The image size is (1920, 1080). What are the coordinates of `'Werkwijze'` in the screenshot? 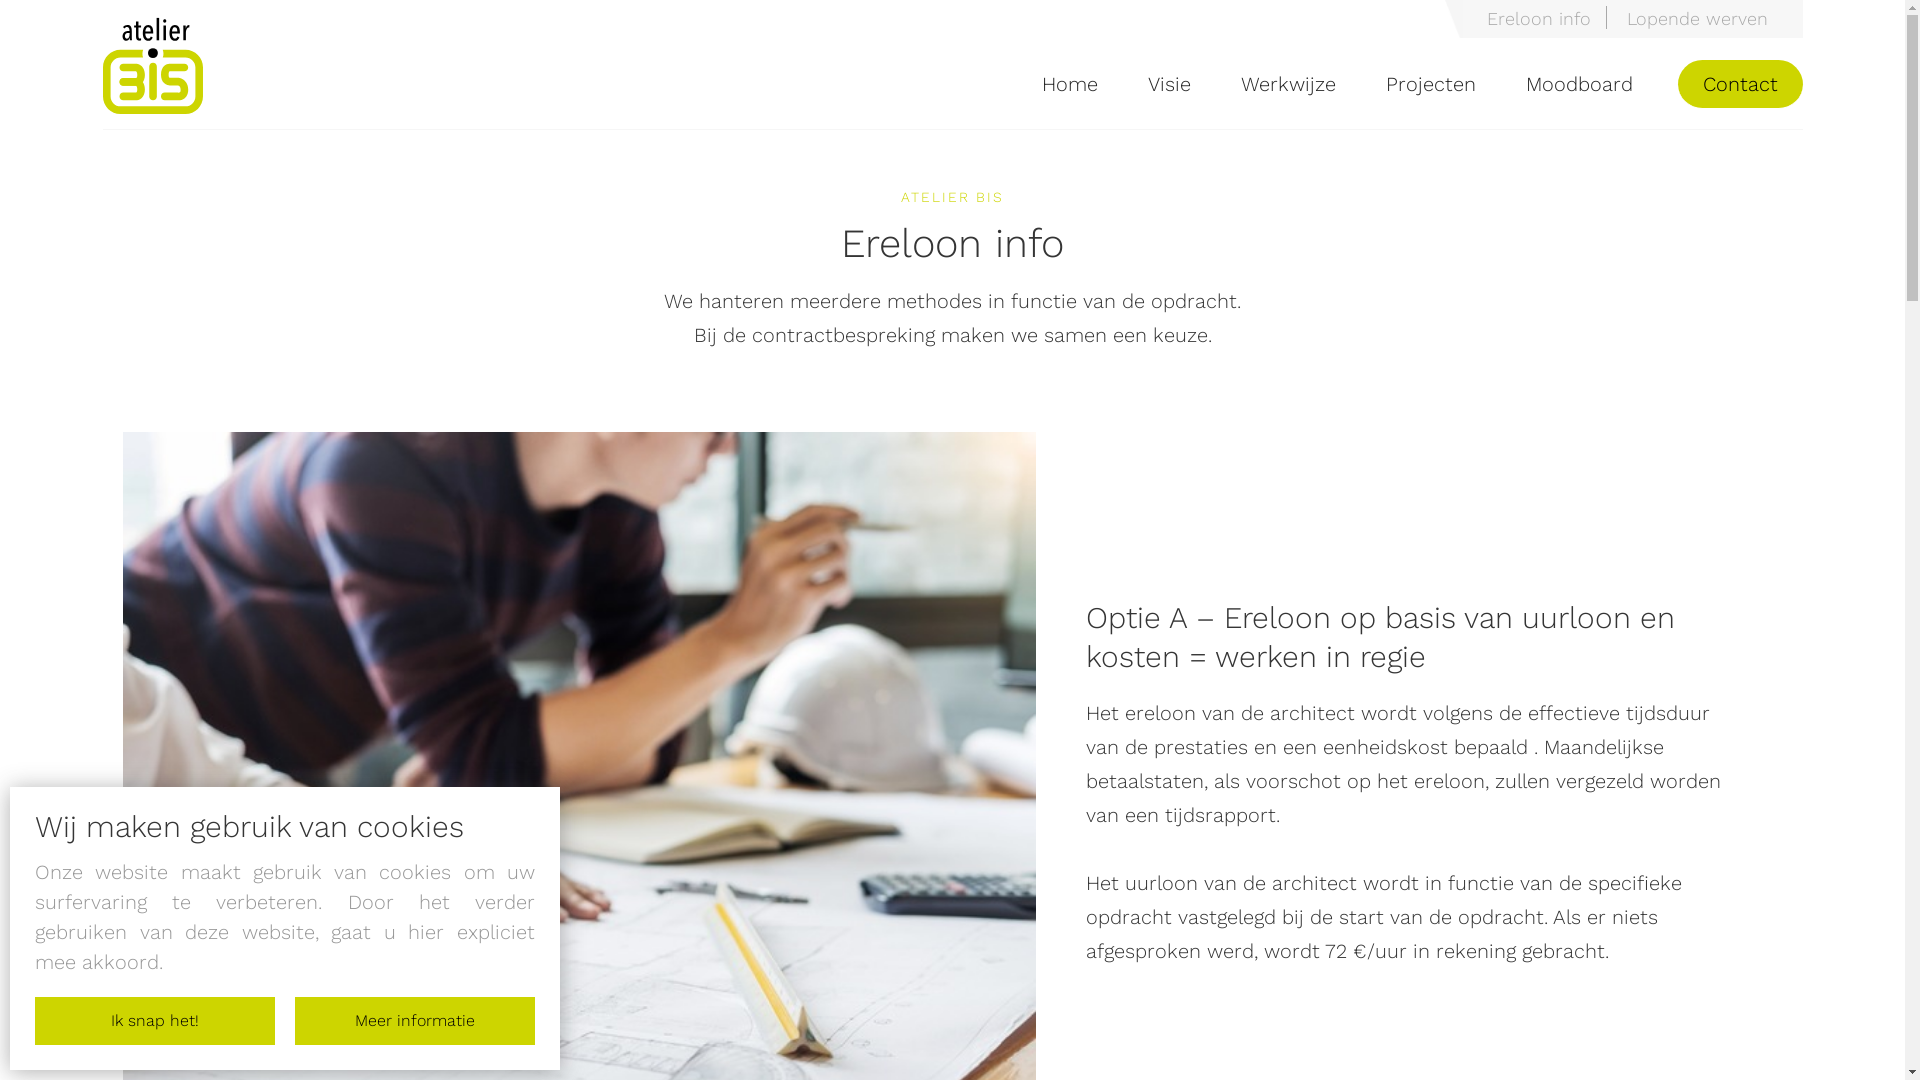 It's located at (1287, 83).